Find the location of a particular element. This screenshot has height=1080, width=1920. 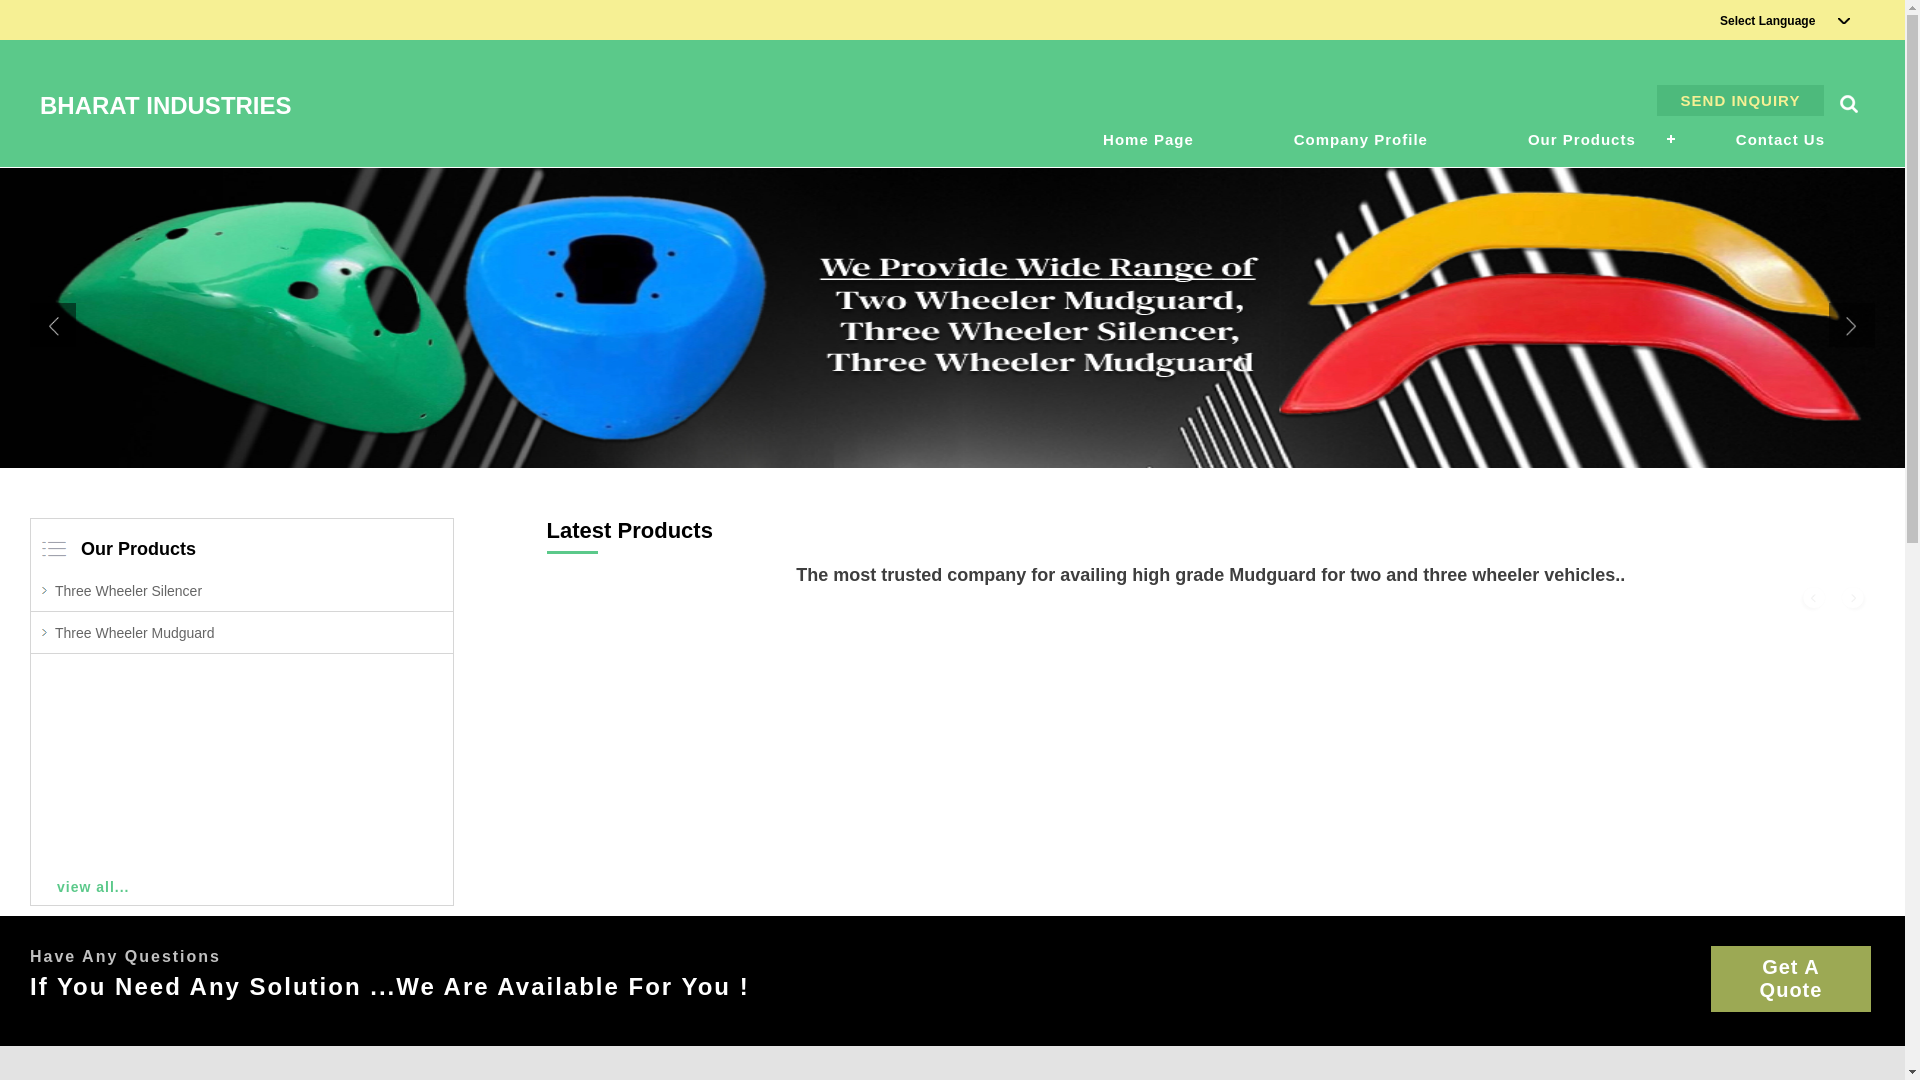

'Select Language' is located at coordinates (1683, 20).